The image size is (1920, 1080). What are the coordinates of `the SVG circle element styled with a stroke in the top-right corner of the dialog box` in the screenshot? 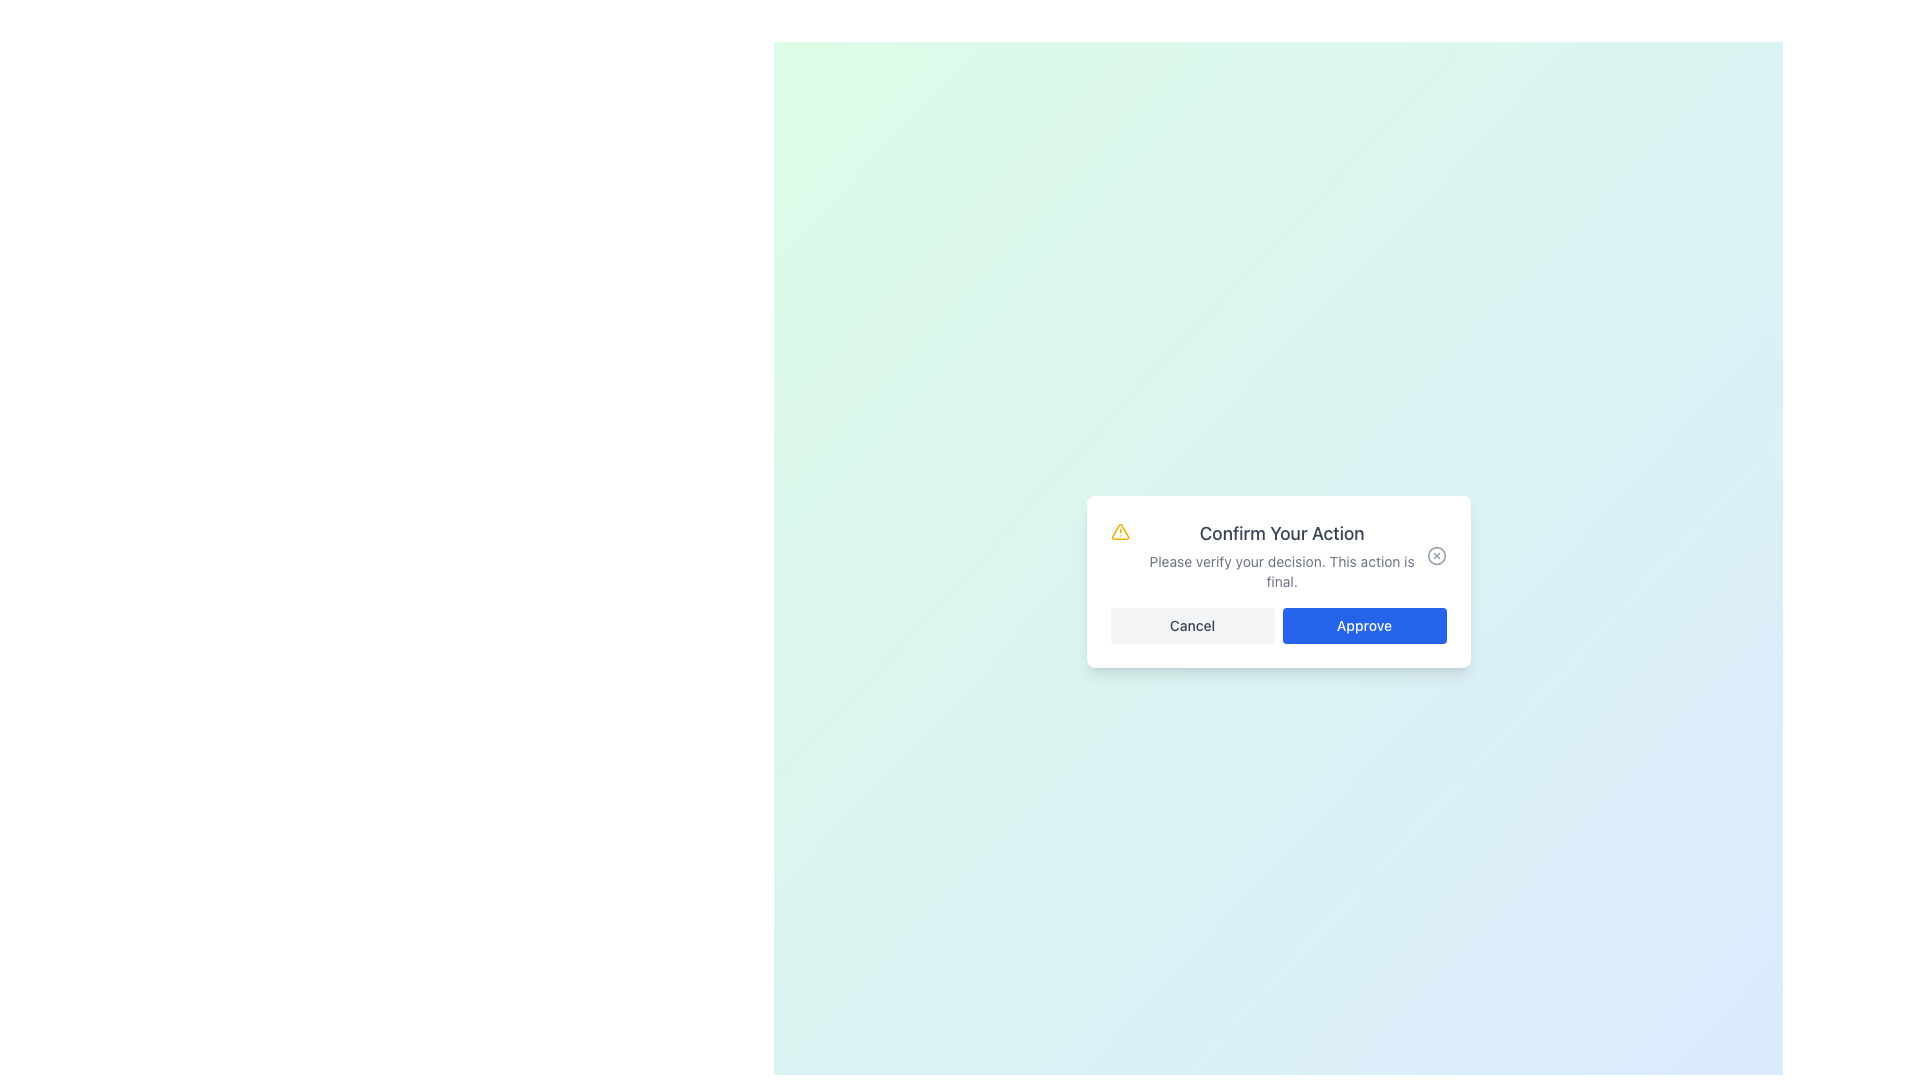 It's located at (1435, 555).